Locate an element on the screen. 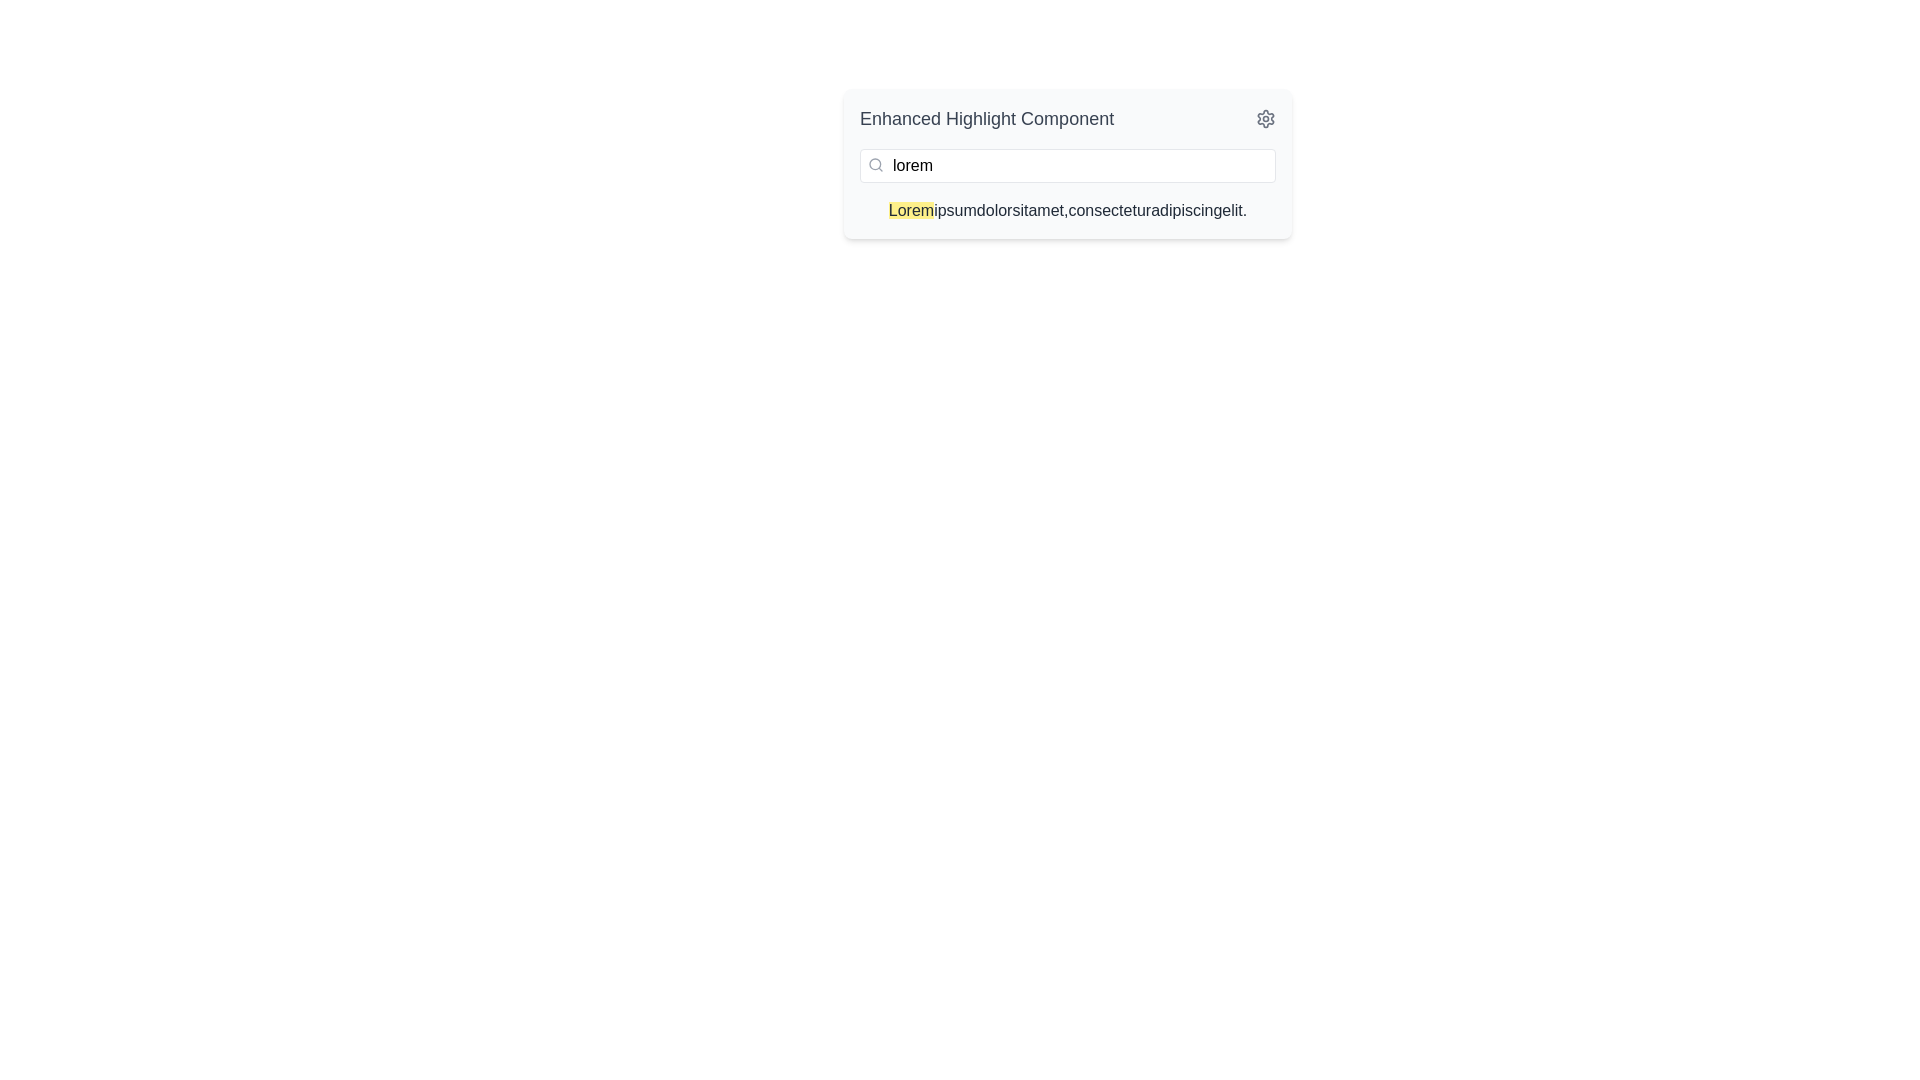  the second word 'ipsum' is located at coordinates (954, 210).